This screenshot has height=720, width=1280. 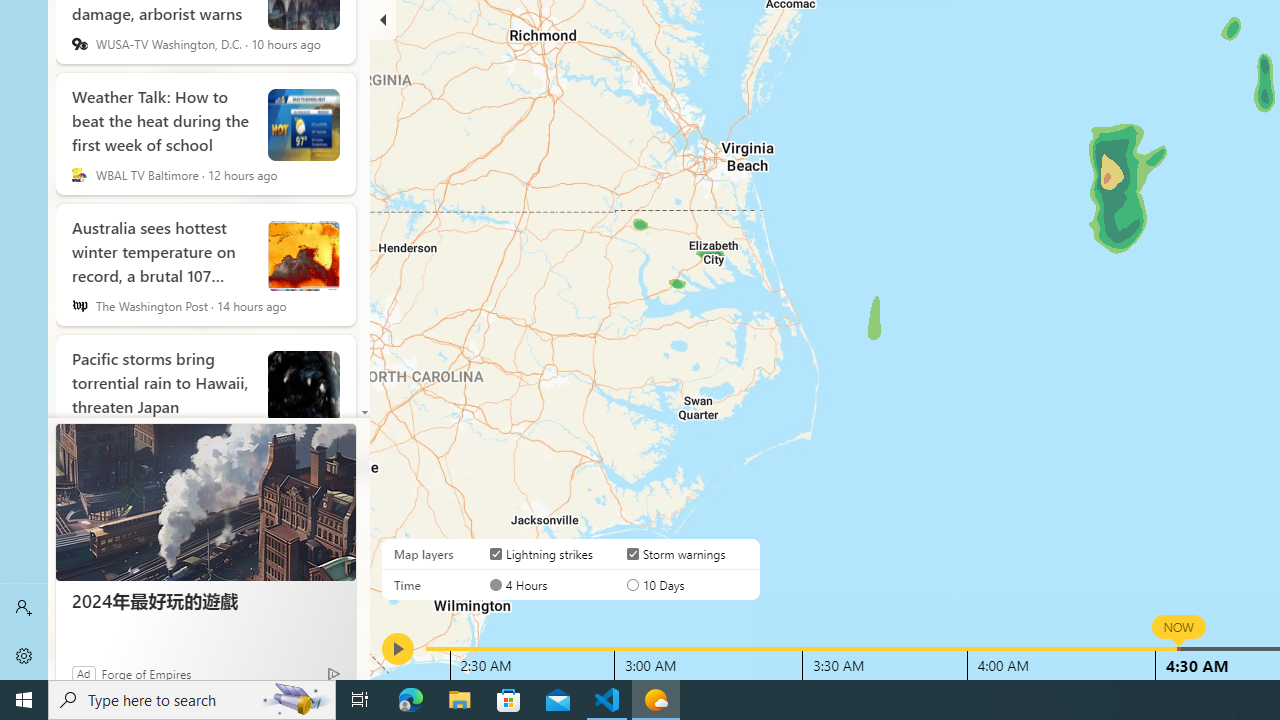 What do you see at coordinates (294, 698) in the screenshot?
I see `'Search highlights icon opens search home window'` at bounding box center [294, 698].